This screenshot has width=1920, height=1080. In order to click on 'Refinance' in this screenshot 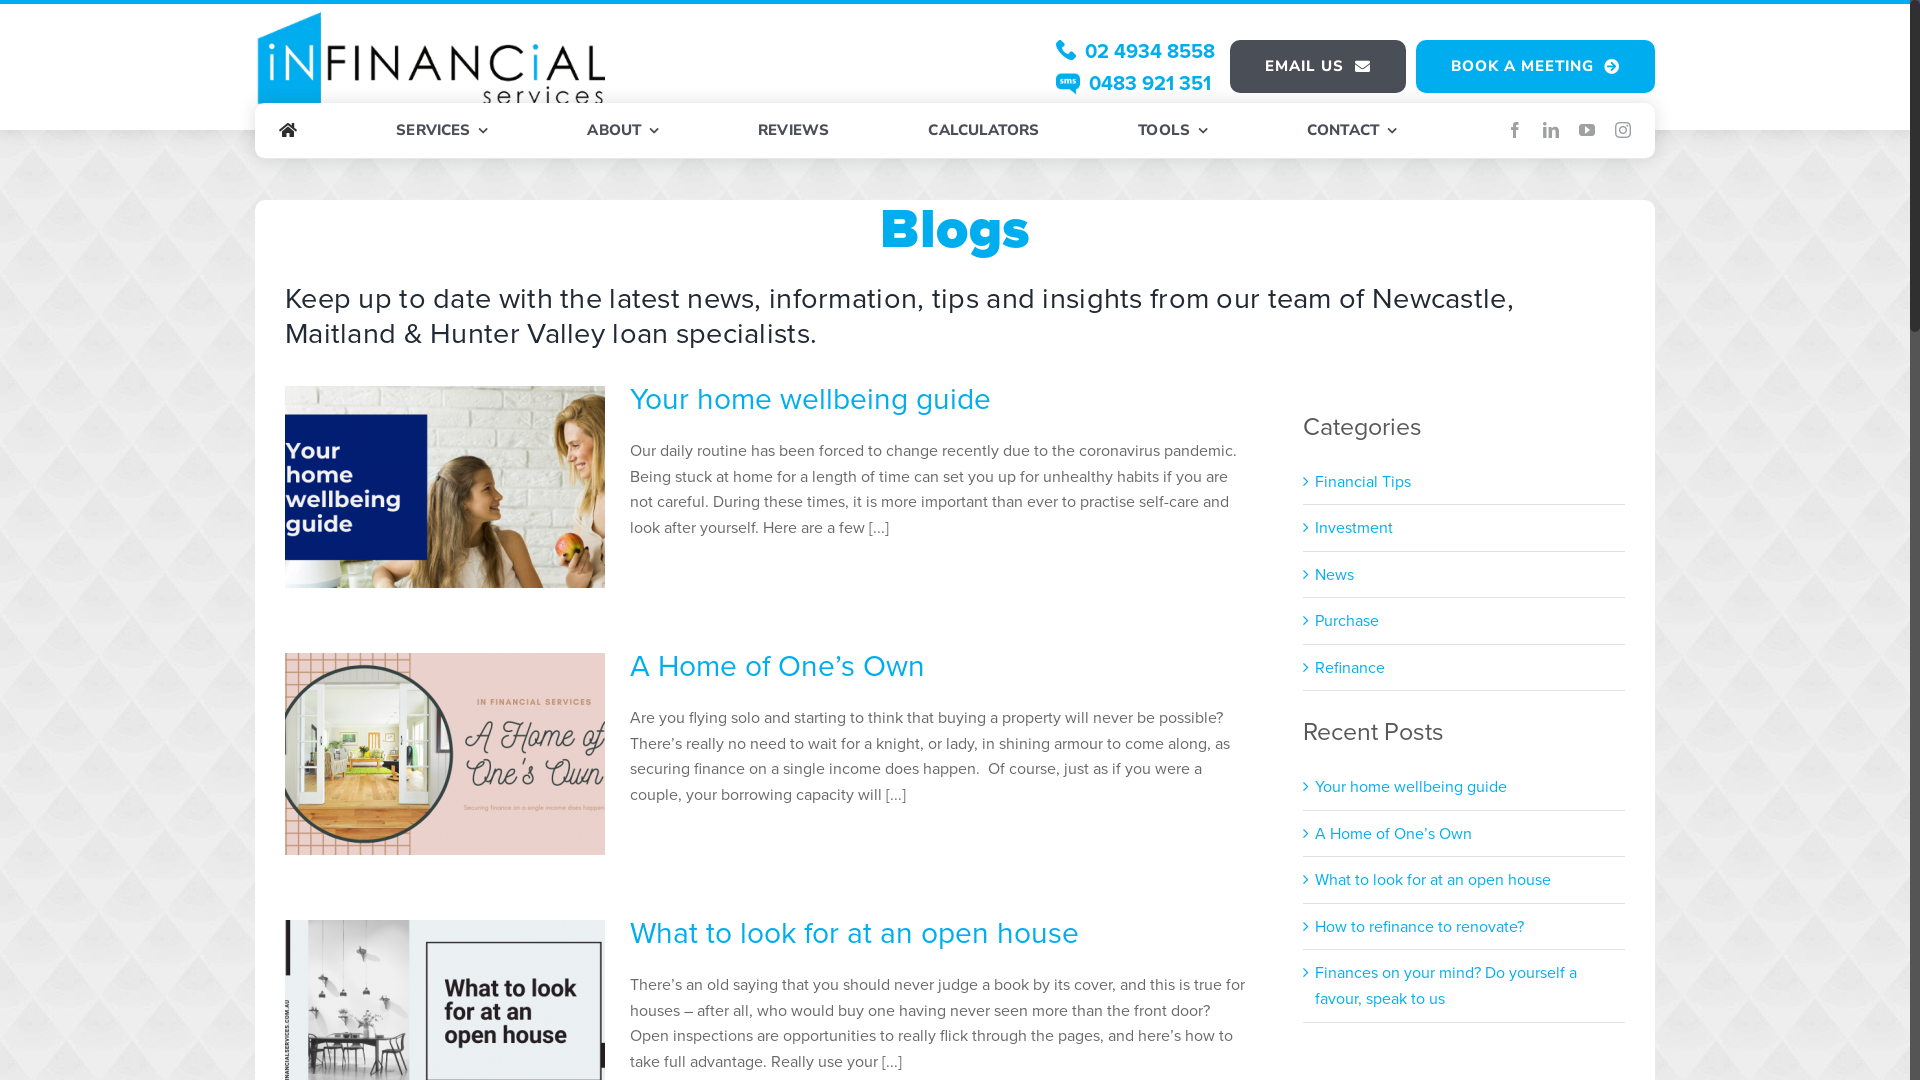, I will do `click(1315, 667)`.